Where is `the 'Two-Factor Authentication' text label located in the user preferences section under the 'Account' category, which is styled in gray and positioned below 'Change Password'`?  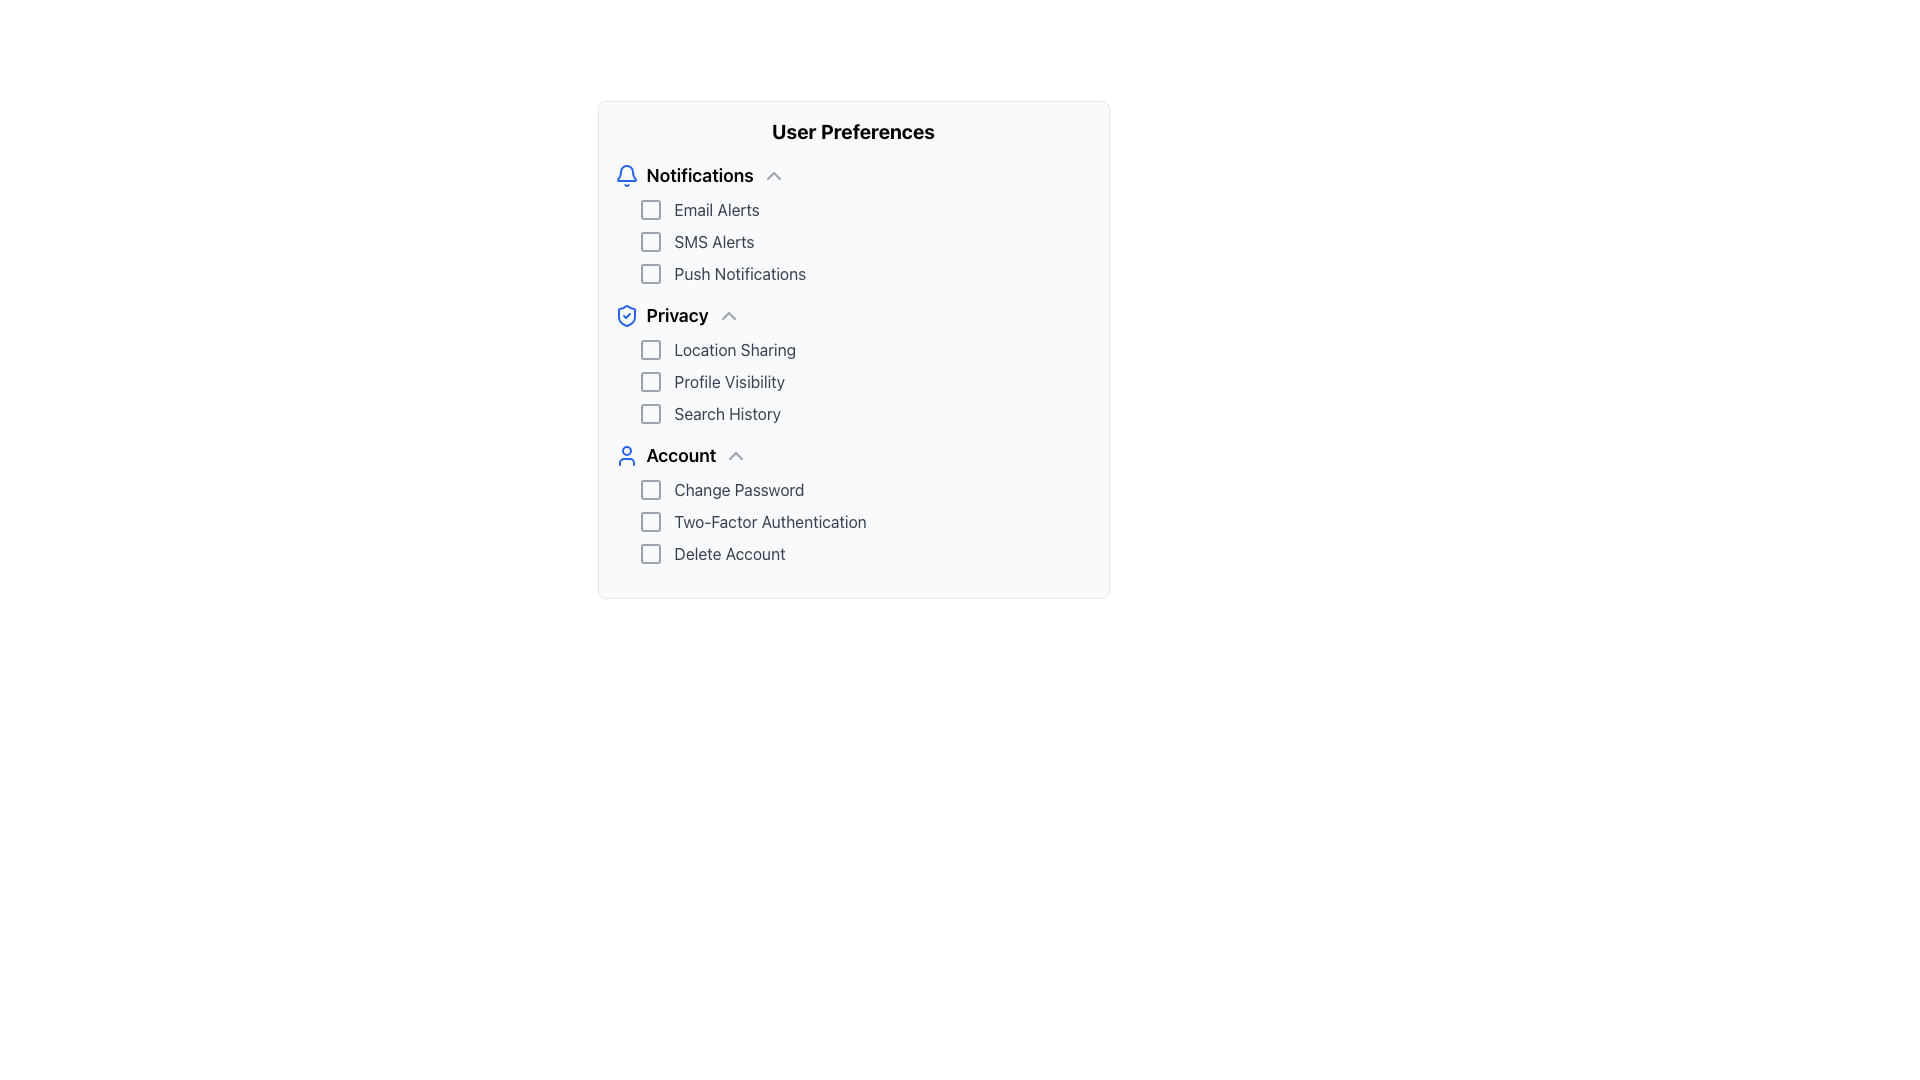
the 'Two-Factor Authentication' text label located in the user preferences section under the 'Account' category, which is styled in gray and positioned below 'Change Password' is located at coordinates (769, 520).